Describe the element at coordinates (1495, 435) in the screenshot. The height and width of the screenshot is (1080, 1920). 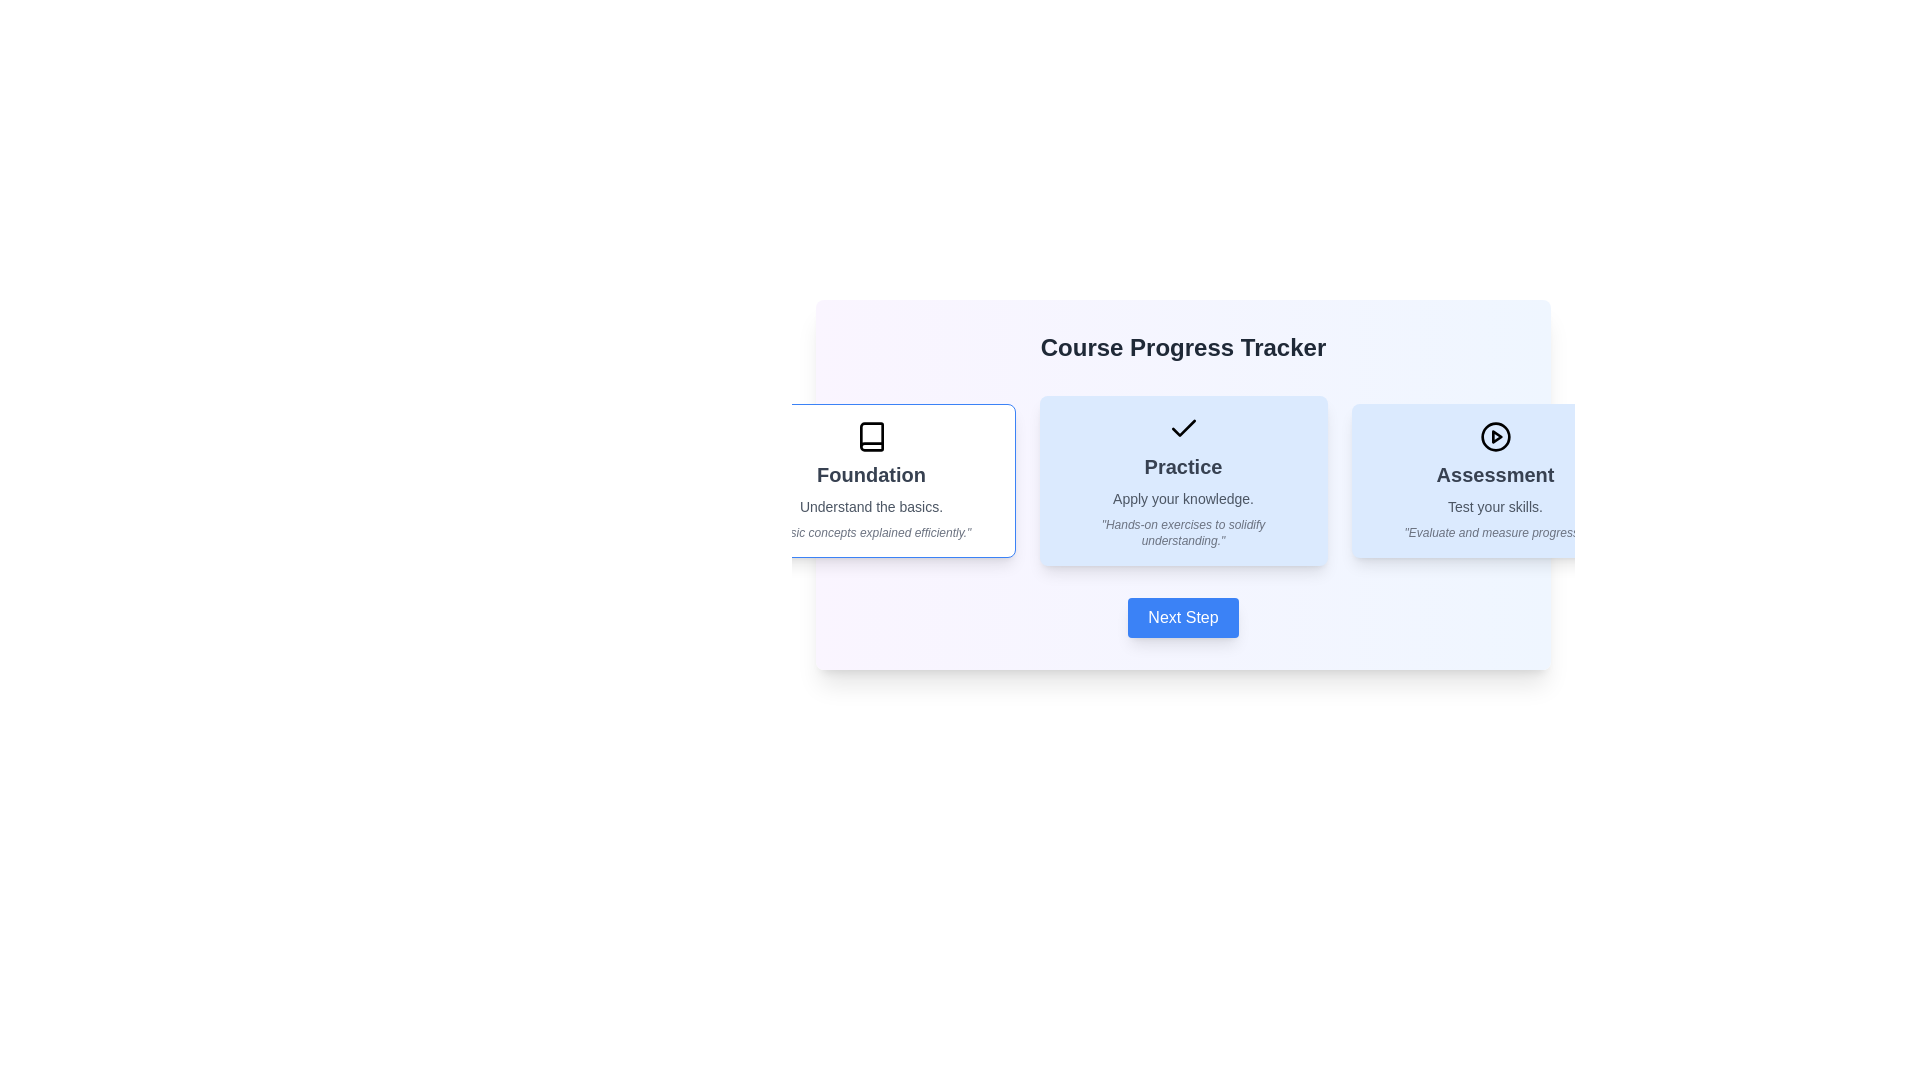
I see `the decorative SVG circle component located in the 'Assessment' section of the rightmost card, which serves as a background for a play button visual representation` at that location.